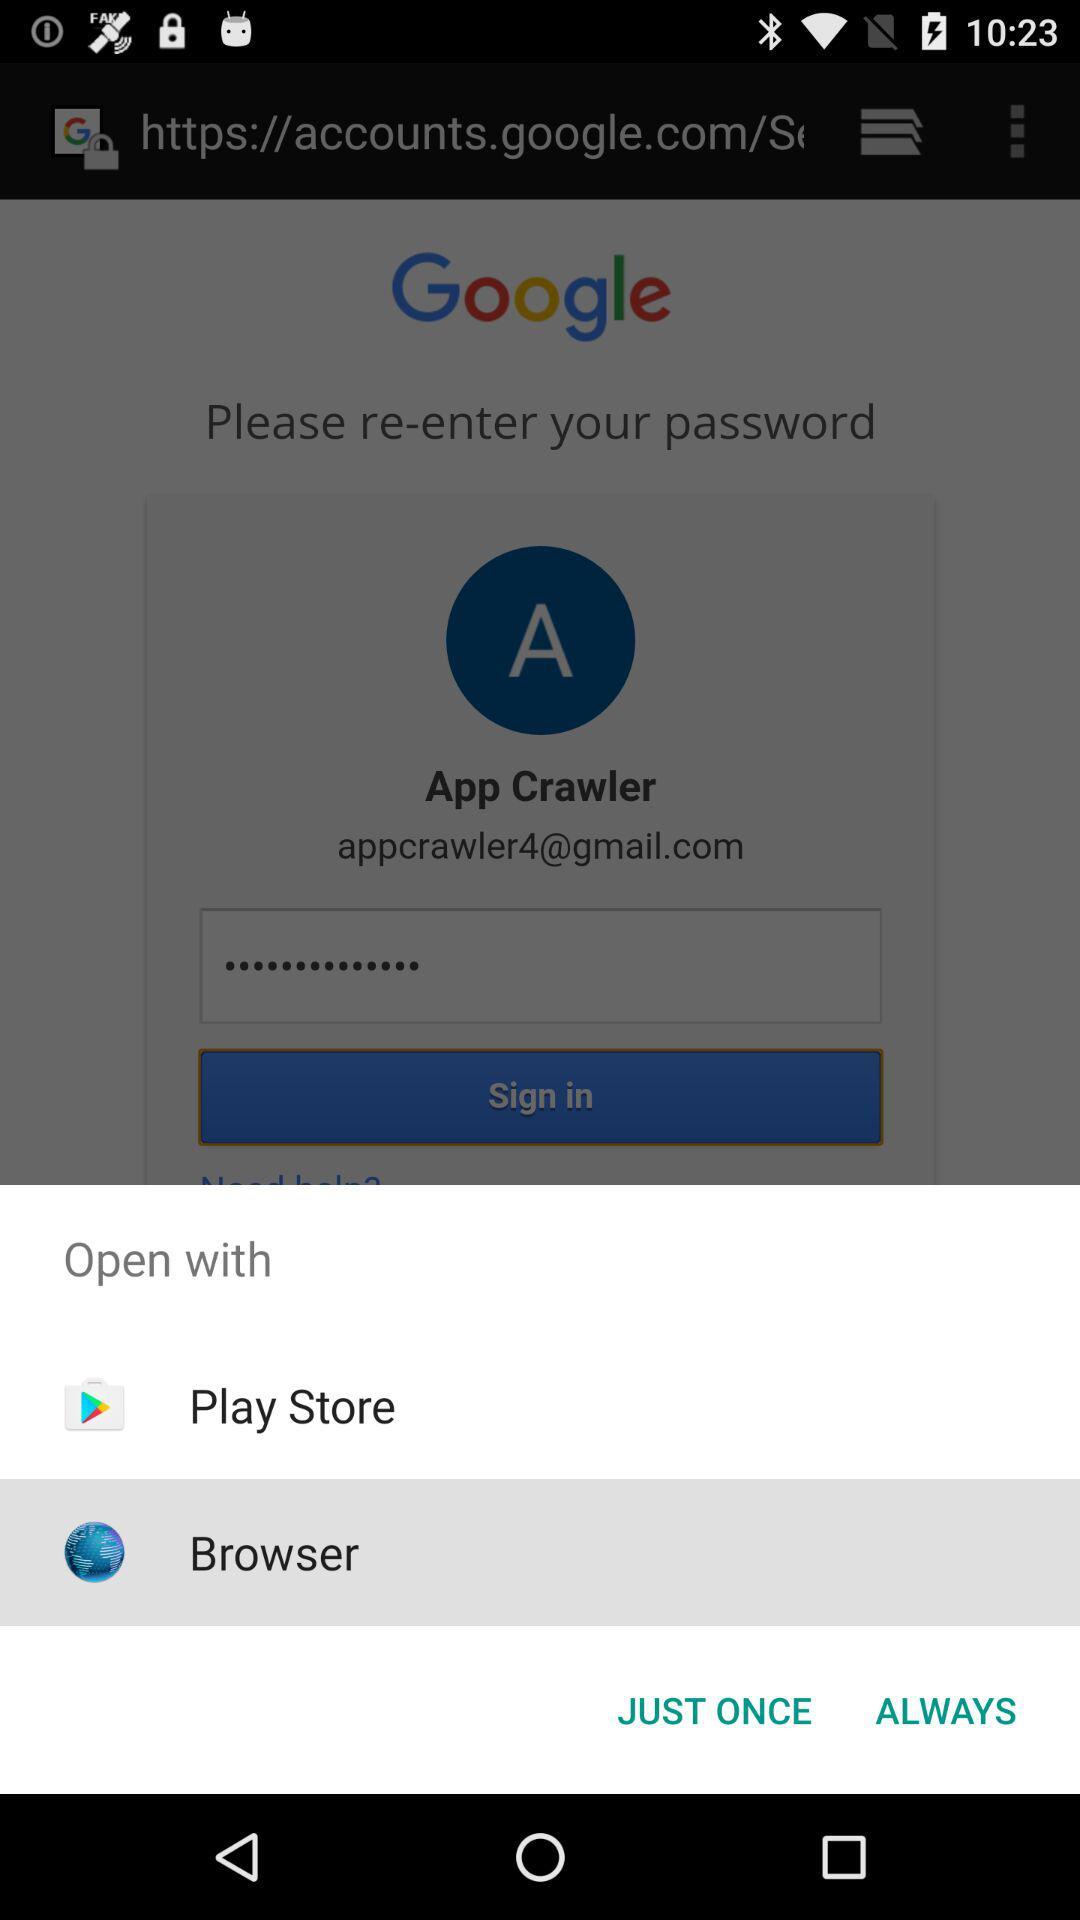  What do you see at coordinates (945, 1708) in the screenshot?
I see `icon next to the just once icon` at bounding box center [945, 1708].